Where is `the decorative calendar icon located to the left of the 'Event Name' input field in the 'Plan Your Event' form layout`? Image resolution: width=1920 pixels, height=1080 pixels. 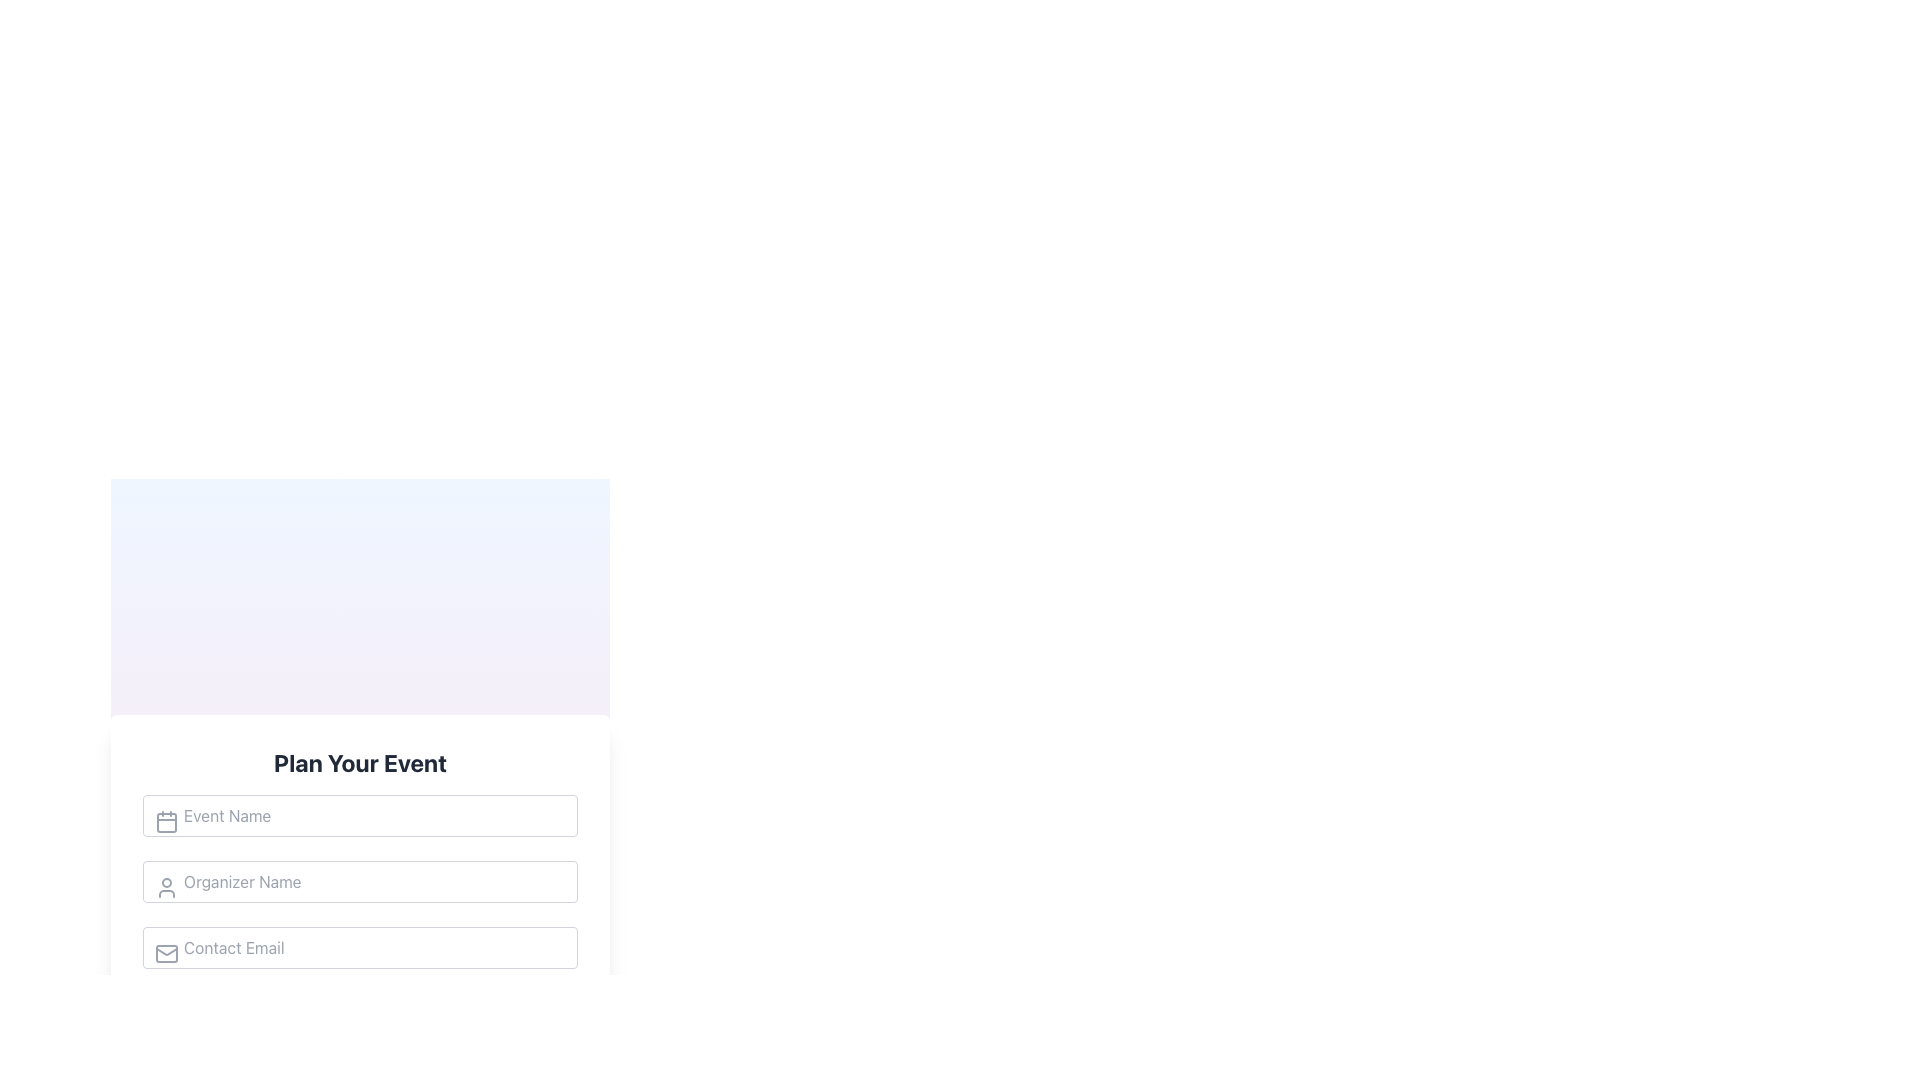
the decorative calendar icon located to the left of the 'Event Name' input field in the 'Plan Your Event' form layout is located at coordinates (167, 822).